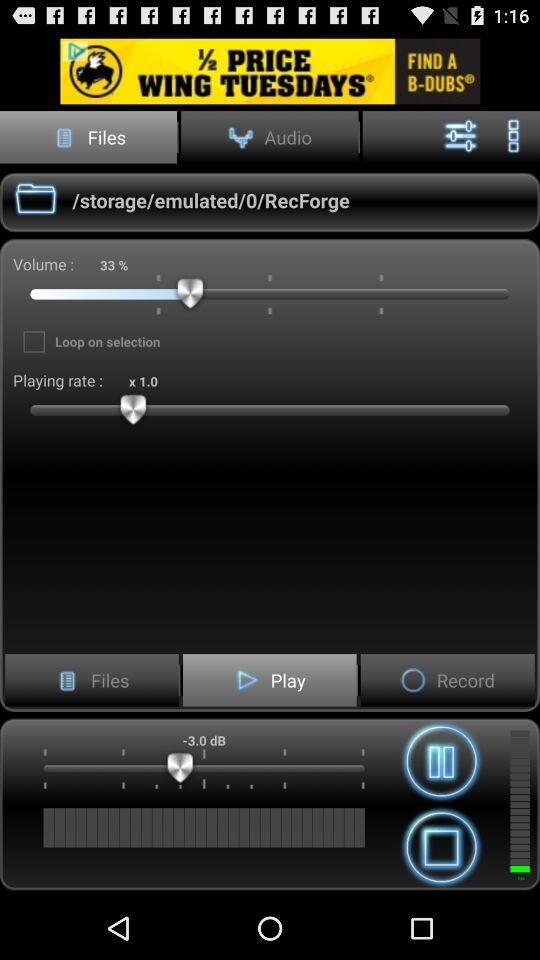 The height and width of the screenshot is (960, 540). Describe the element at coordinates (270, 71) in the screenshot. I see `advertisement option` at that location.